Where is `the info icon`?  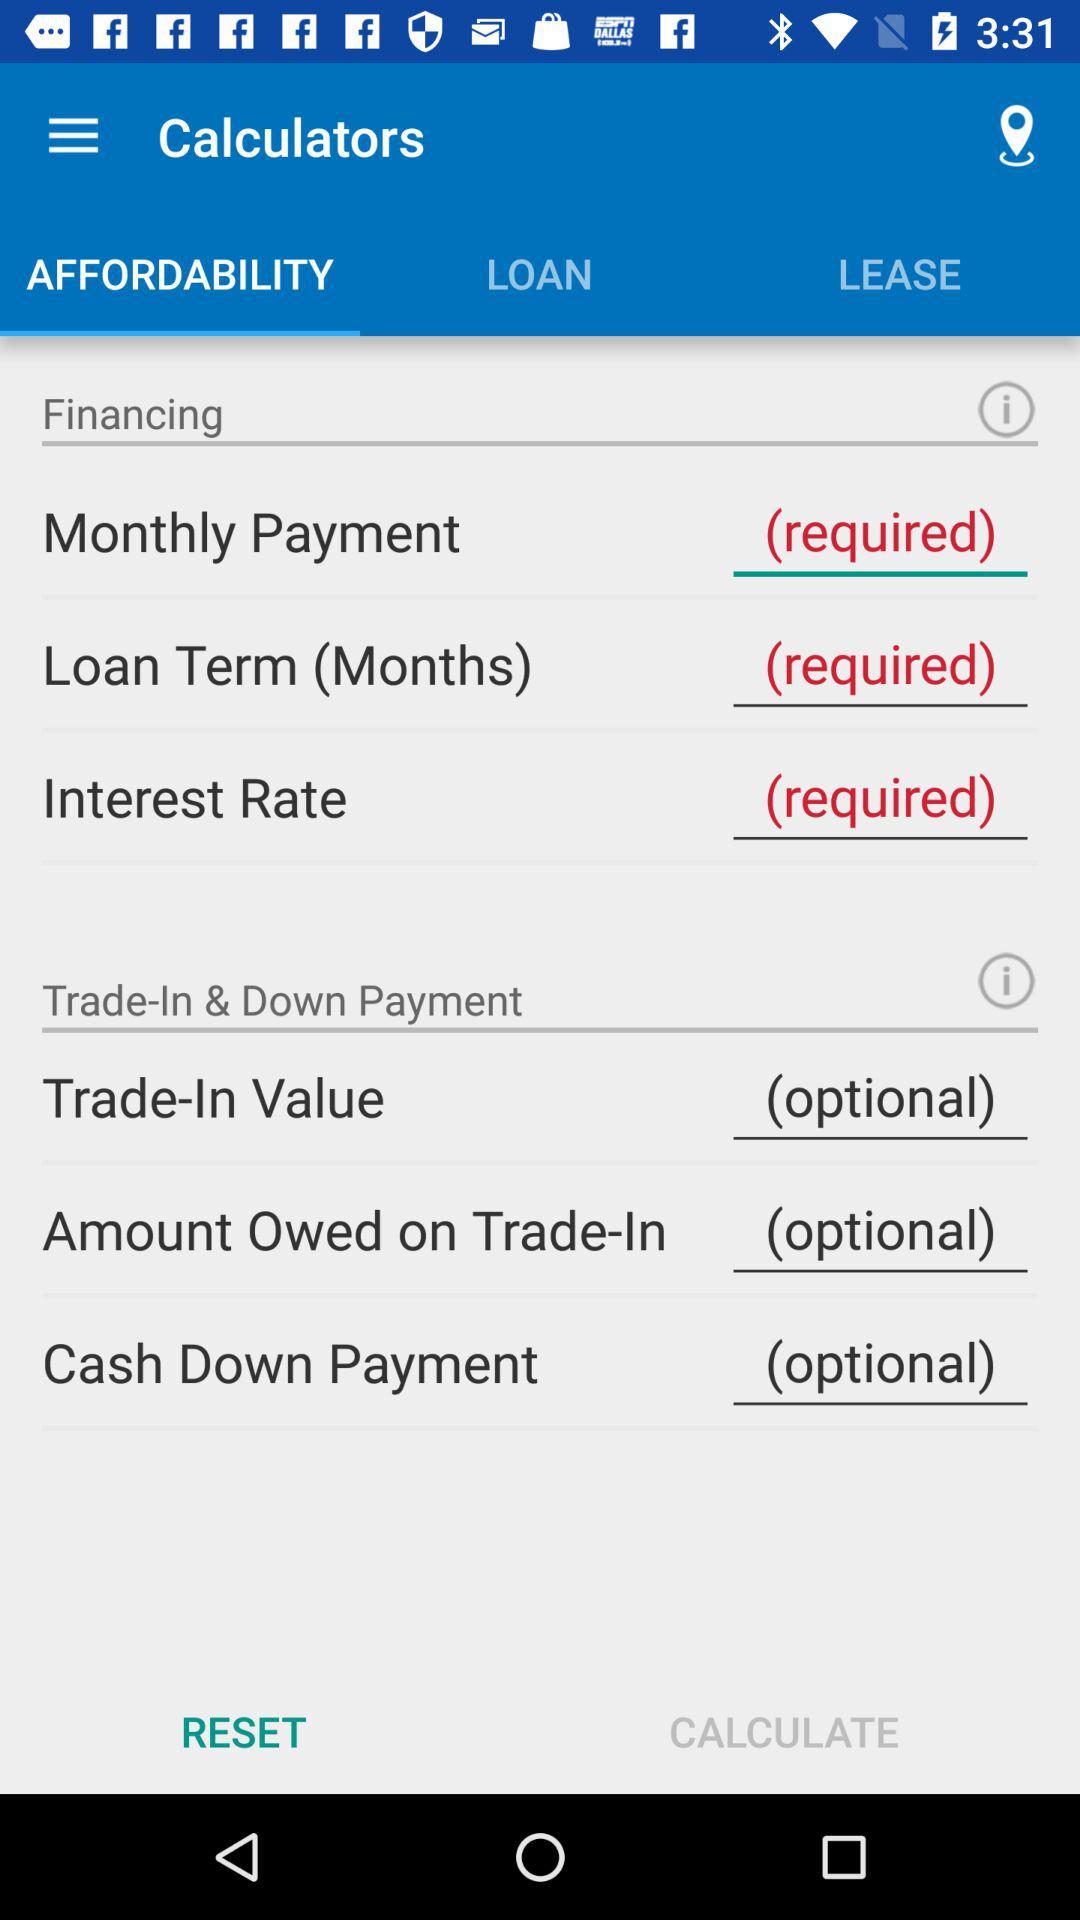 the info icon is located at coordinates (1006, 408).